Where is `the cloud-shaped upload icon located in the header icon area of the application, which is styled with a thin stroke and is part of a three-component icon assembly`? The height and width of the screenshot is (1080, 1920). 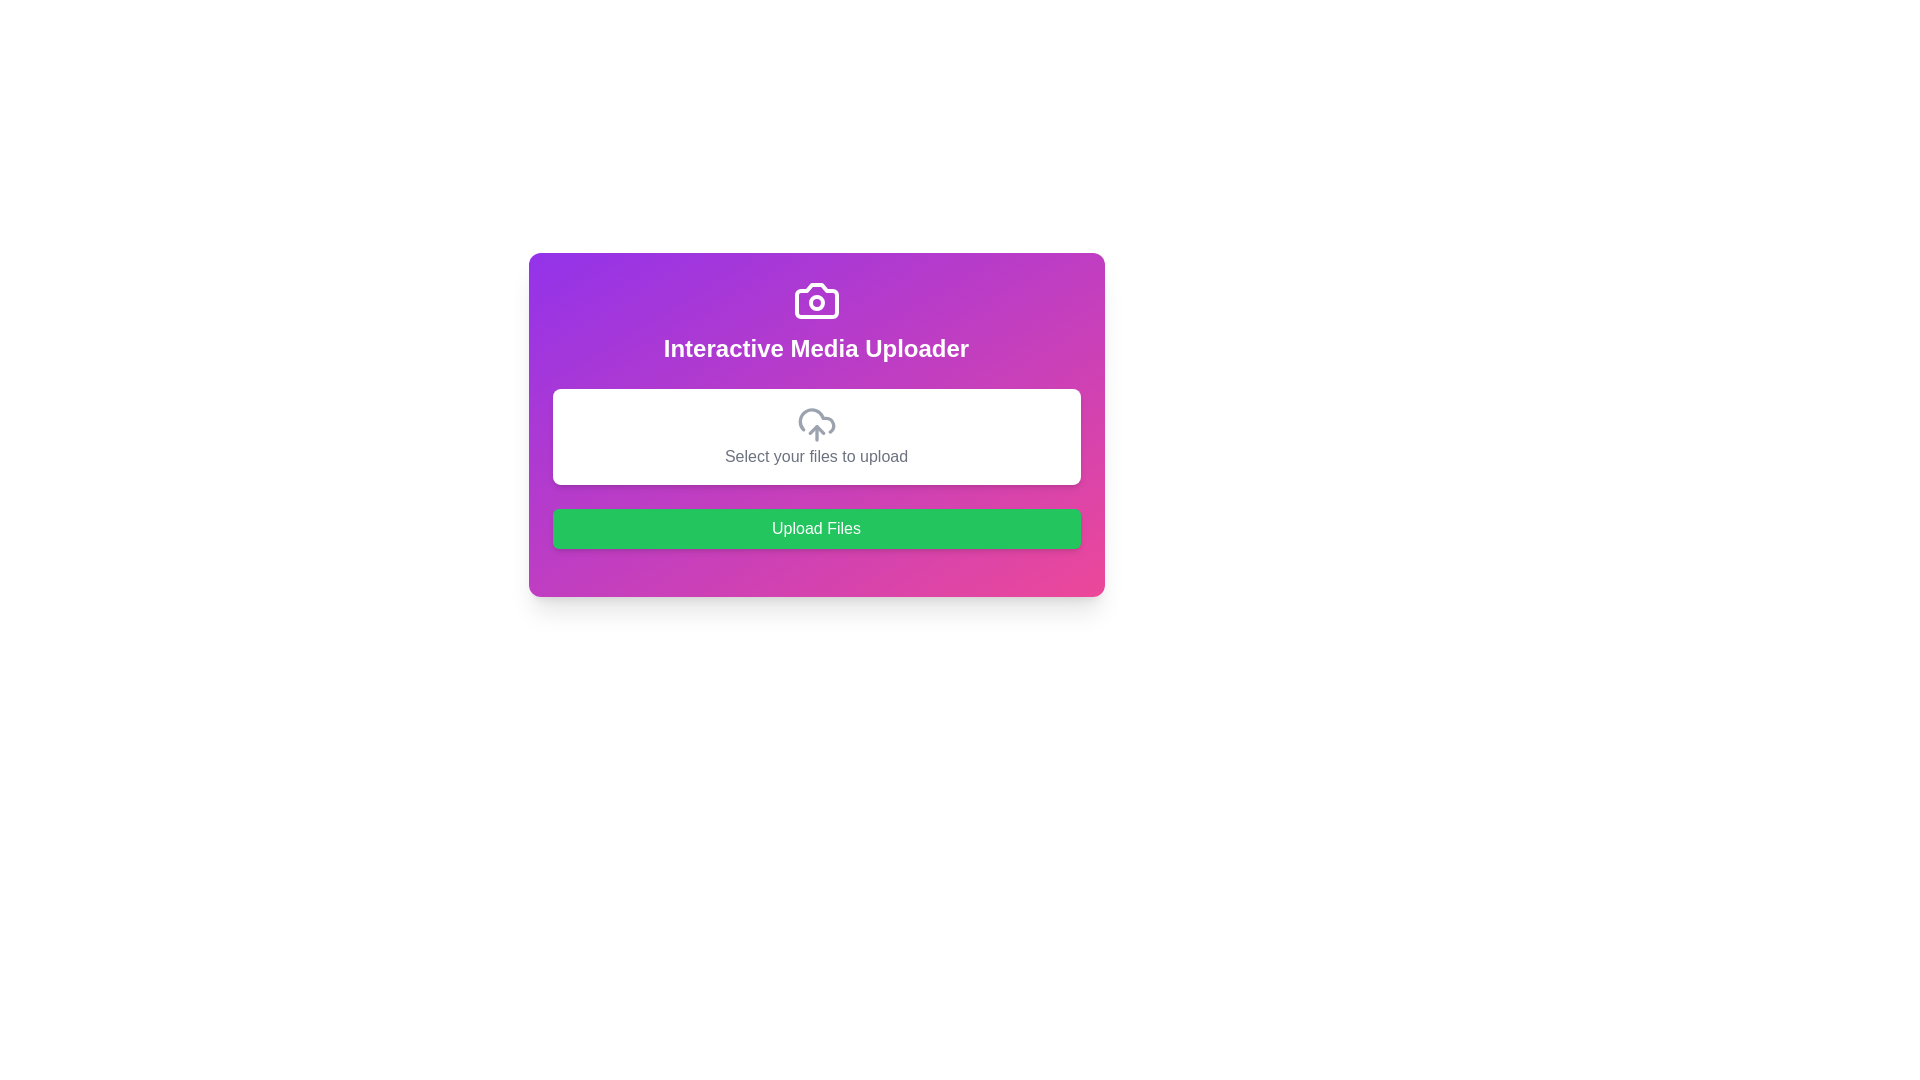 the cloud-shaped upload icon located in the header icon area of the application, which is styled with a thin stroke and is part of a three-component icon assembly is located at coordinates (816, 420).